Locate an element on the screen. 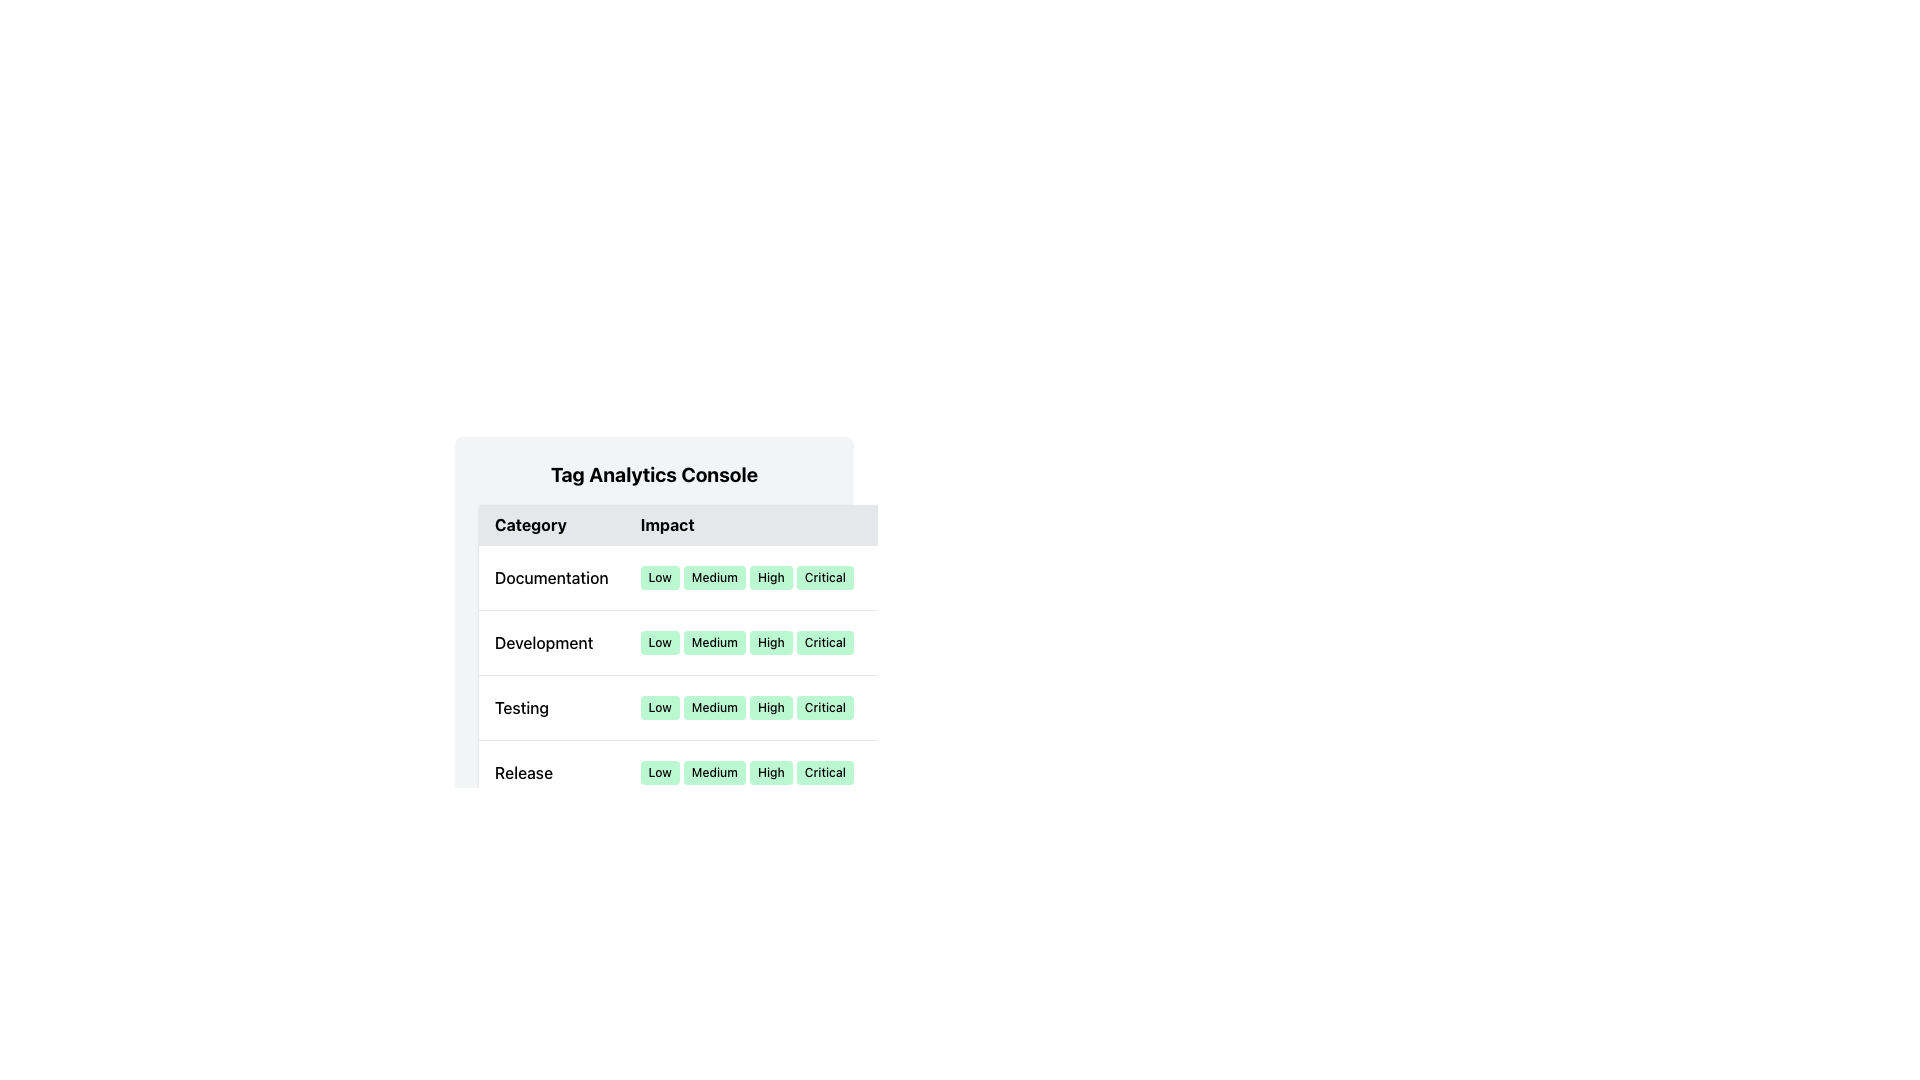 Image resolution: width=1920 pixels, height=1080 pixels. the second badge labeled 'Medium' in the 'Impact' column under the 'Testing' category, which visually represents a medium level of status is located at coordinates (714, 707).